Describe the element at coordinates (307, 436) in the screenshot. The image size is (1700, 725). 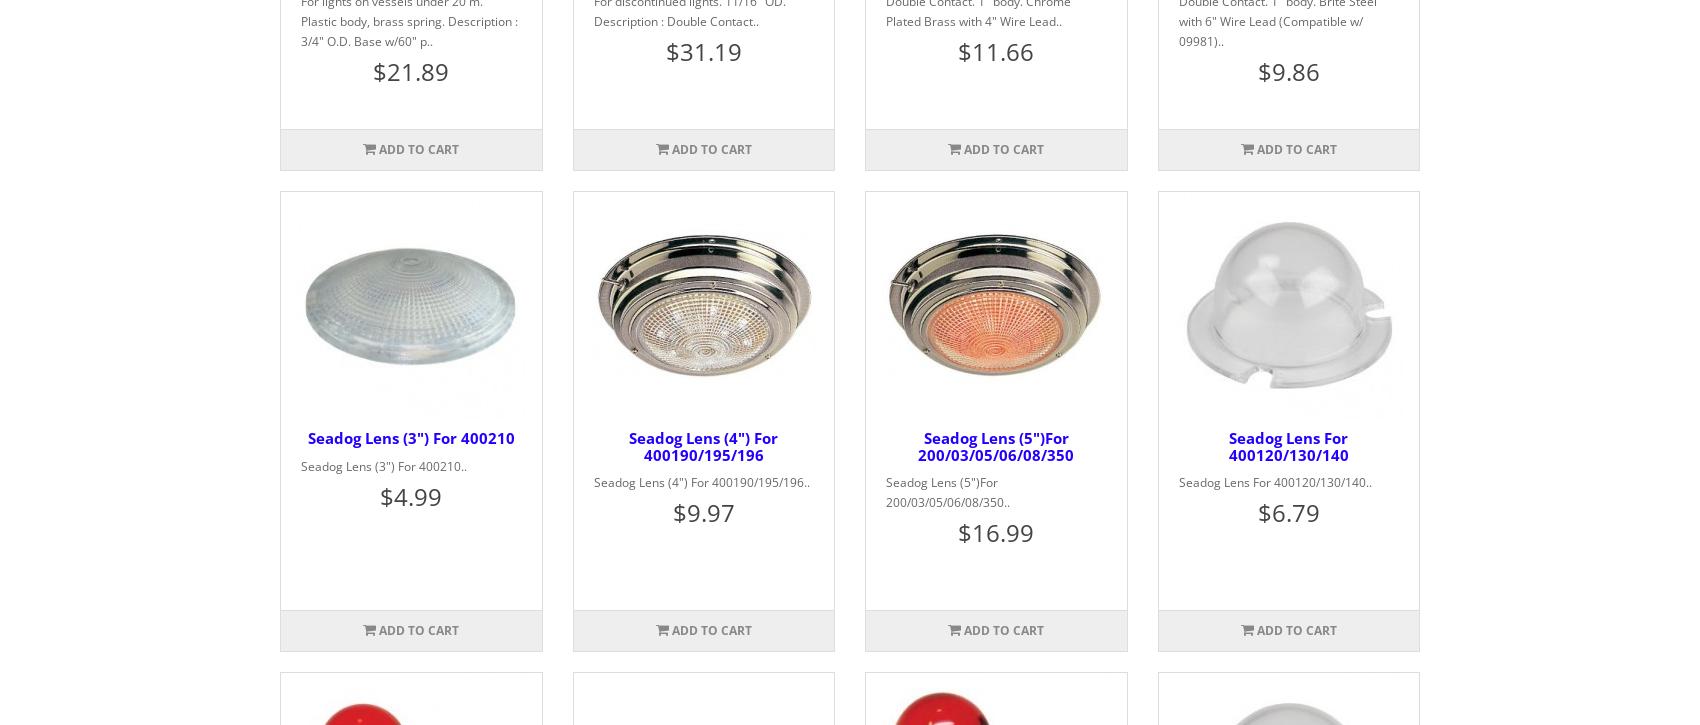
I see `'Seadog Lens (3") For 400210'` at that location.